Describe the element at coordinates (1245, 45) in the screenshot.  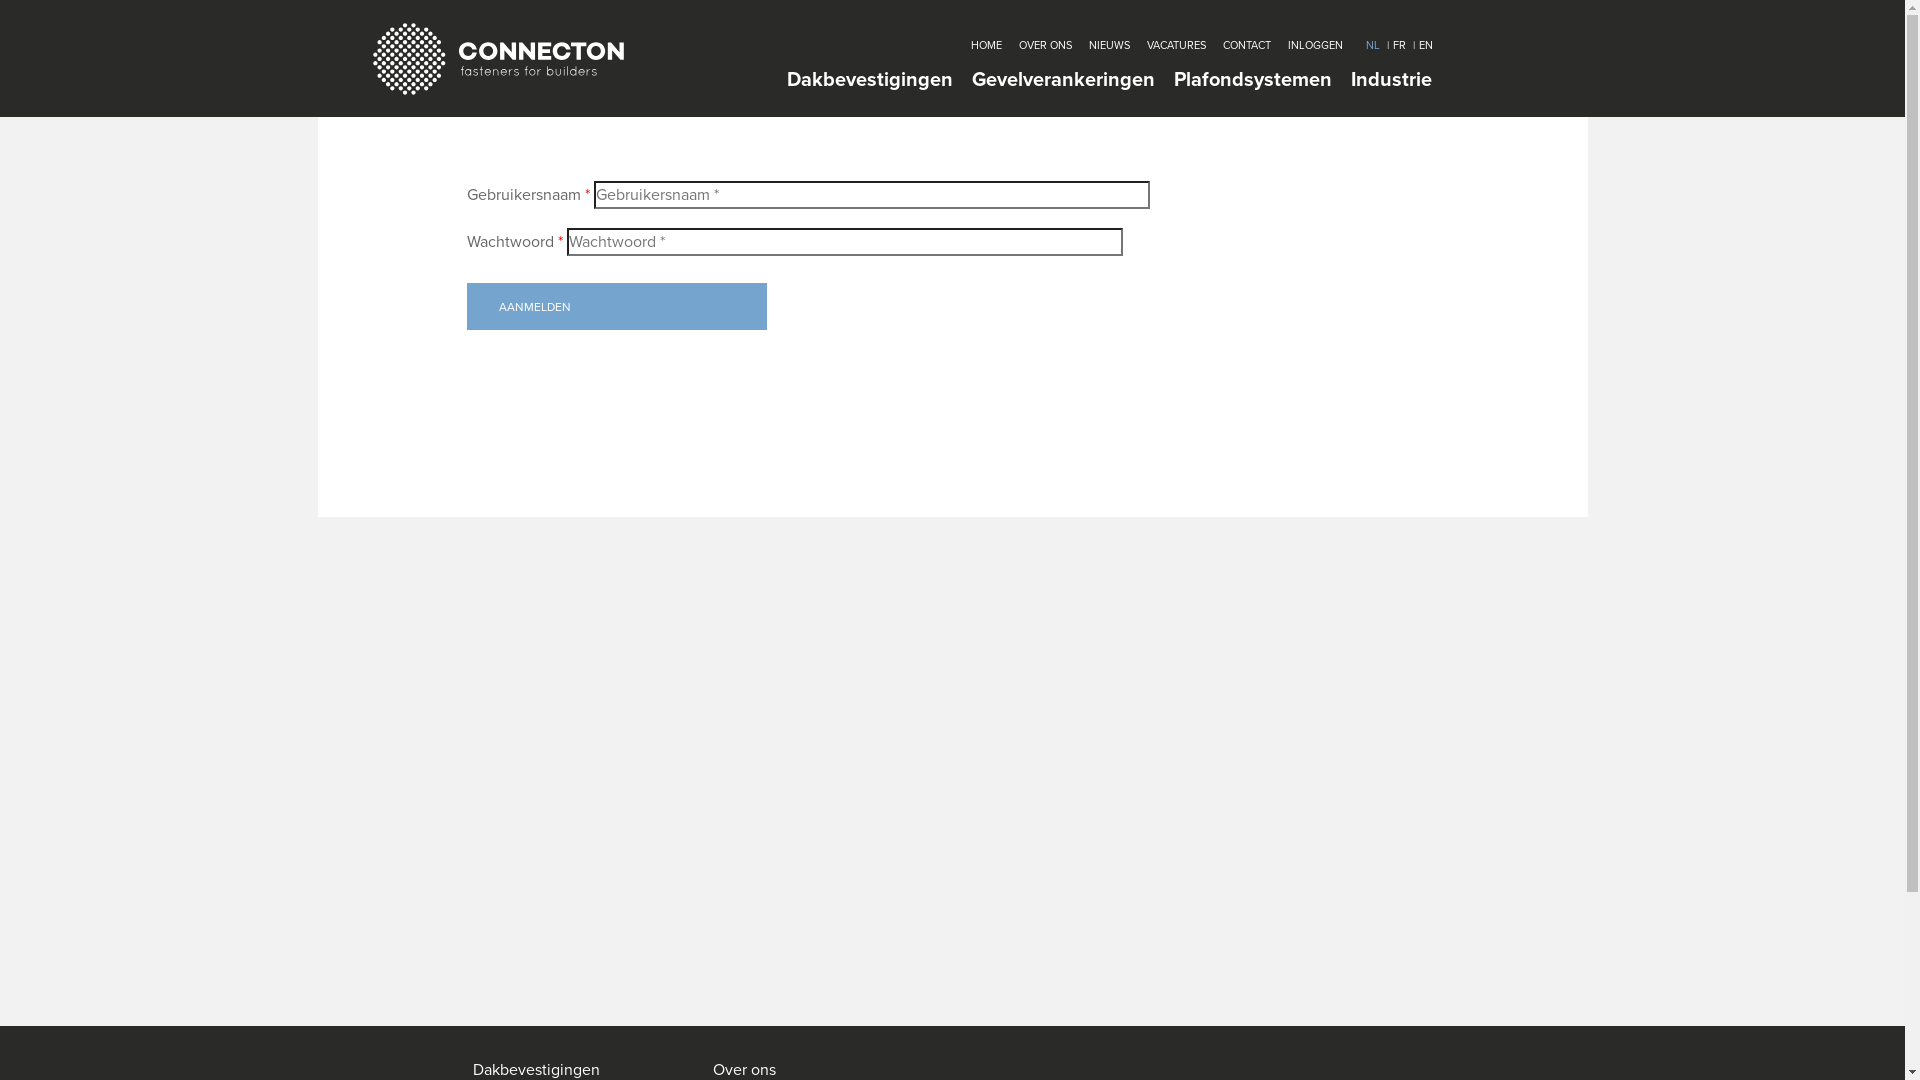
I see `'CONTACT'` at that location.